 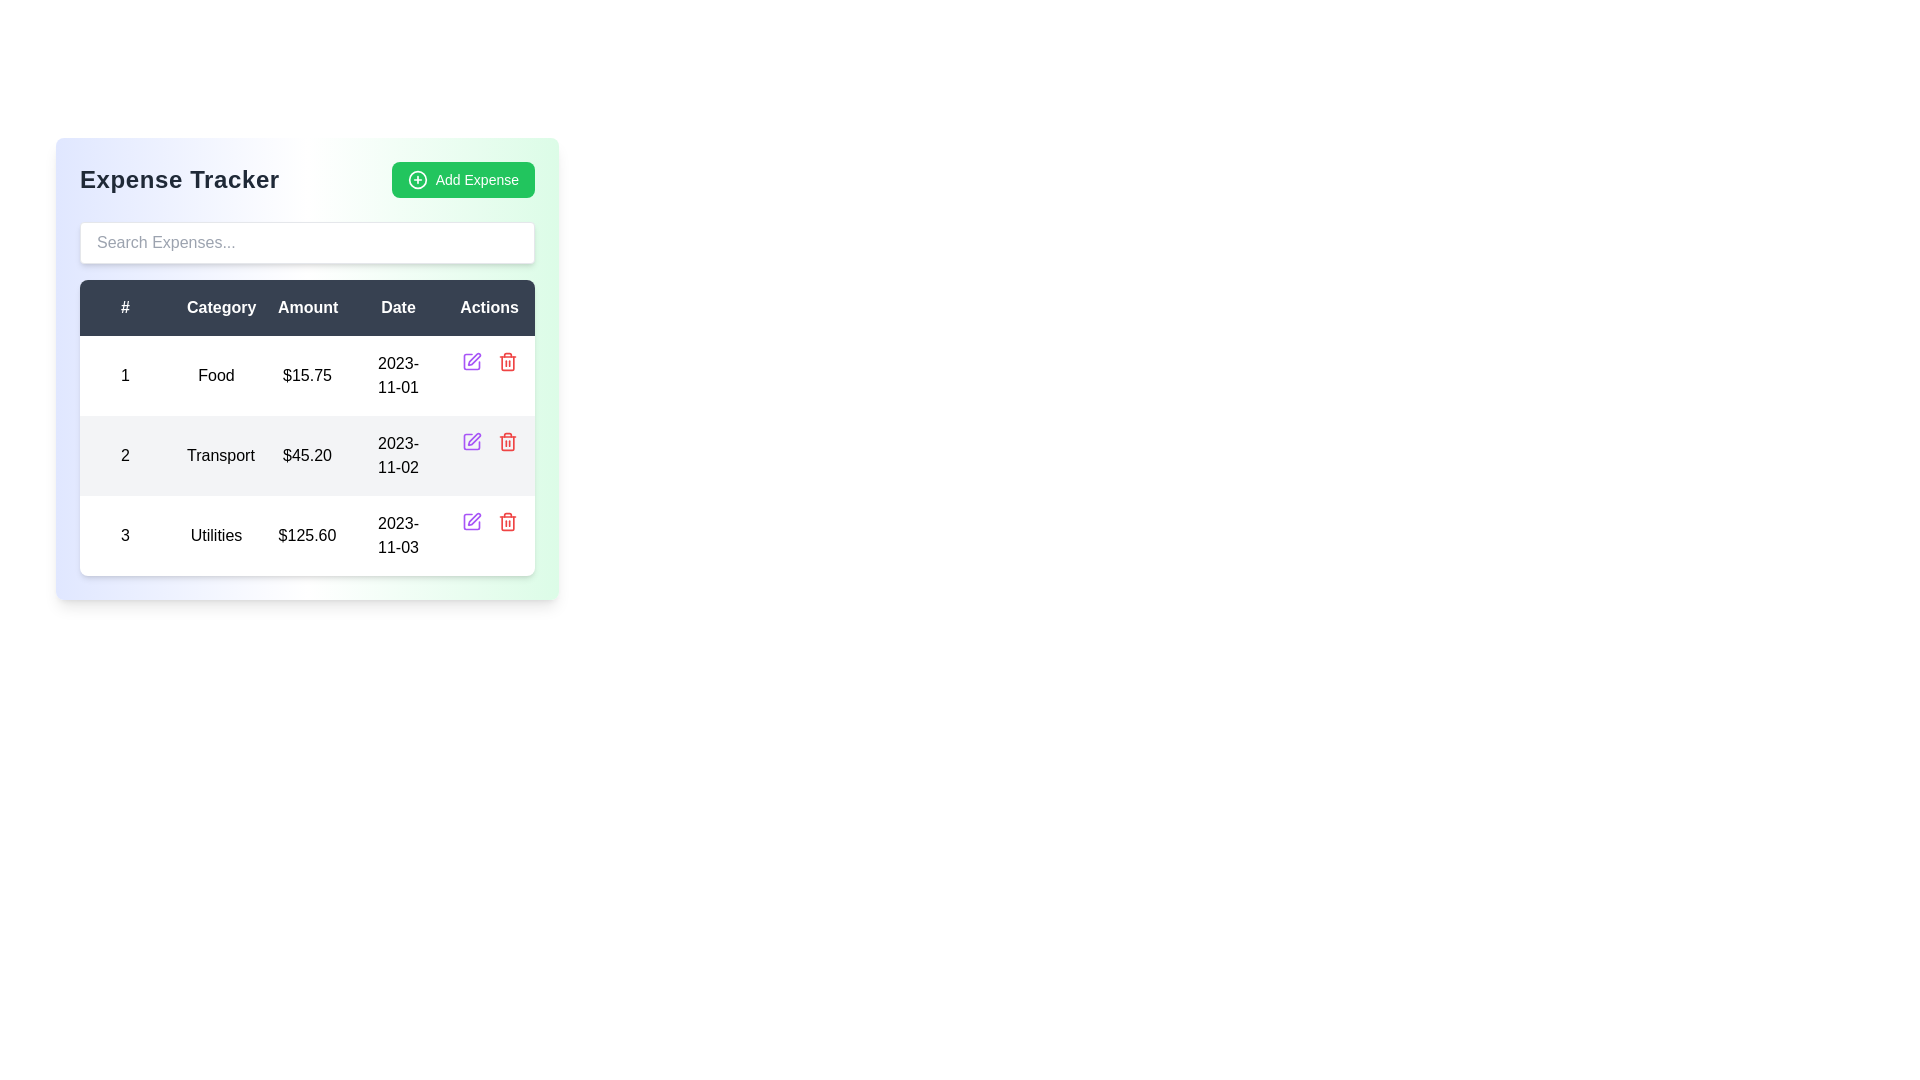 What do you see at coordinates (507, 520) in the screenshot?
I see `the Trash can icon located in the bottom-right corner of the third row of the 'Actions' column in the expense tracker interface` at bounding box center [507, 520].